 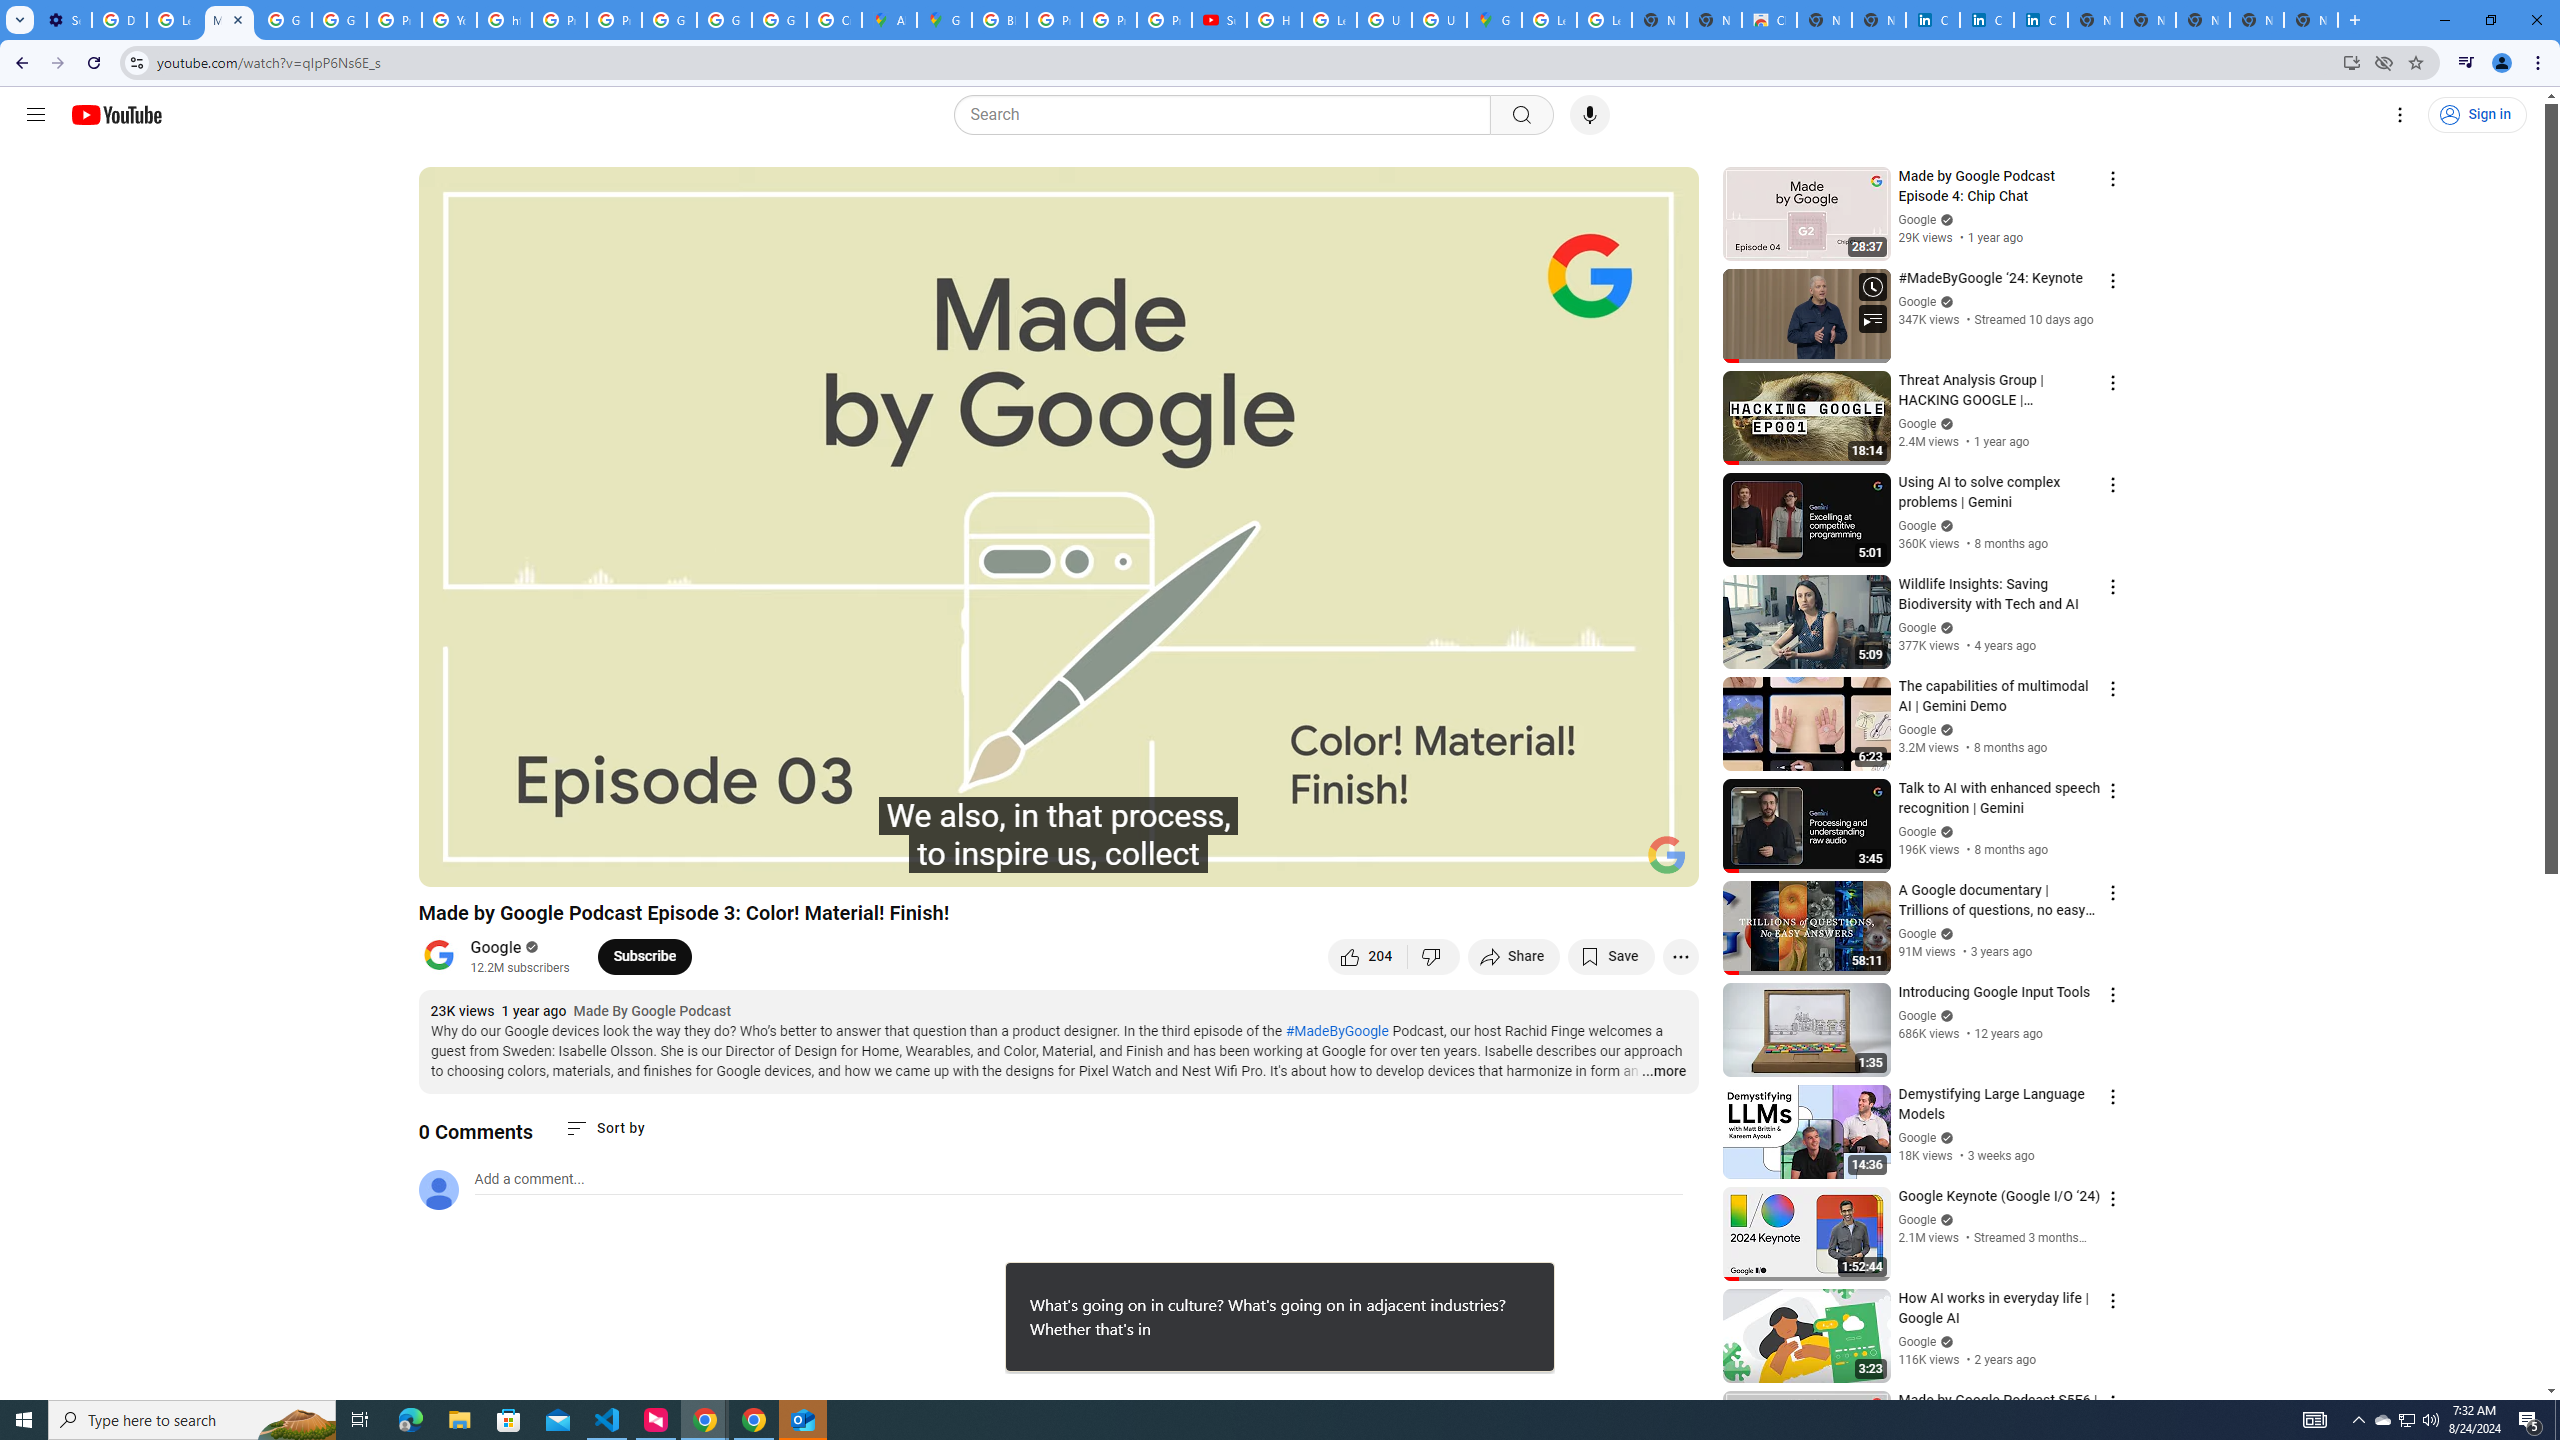 What do you see at coordinates (1513, 955) in the screenshot?
I see `'Share'` at bounding box center [1513, 955].